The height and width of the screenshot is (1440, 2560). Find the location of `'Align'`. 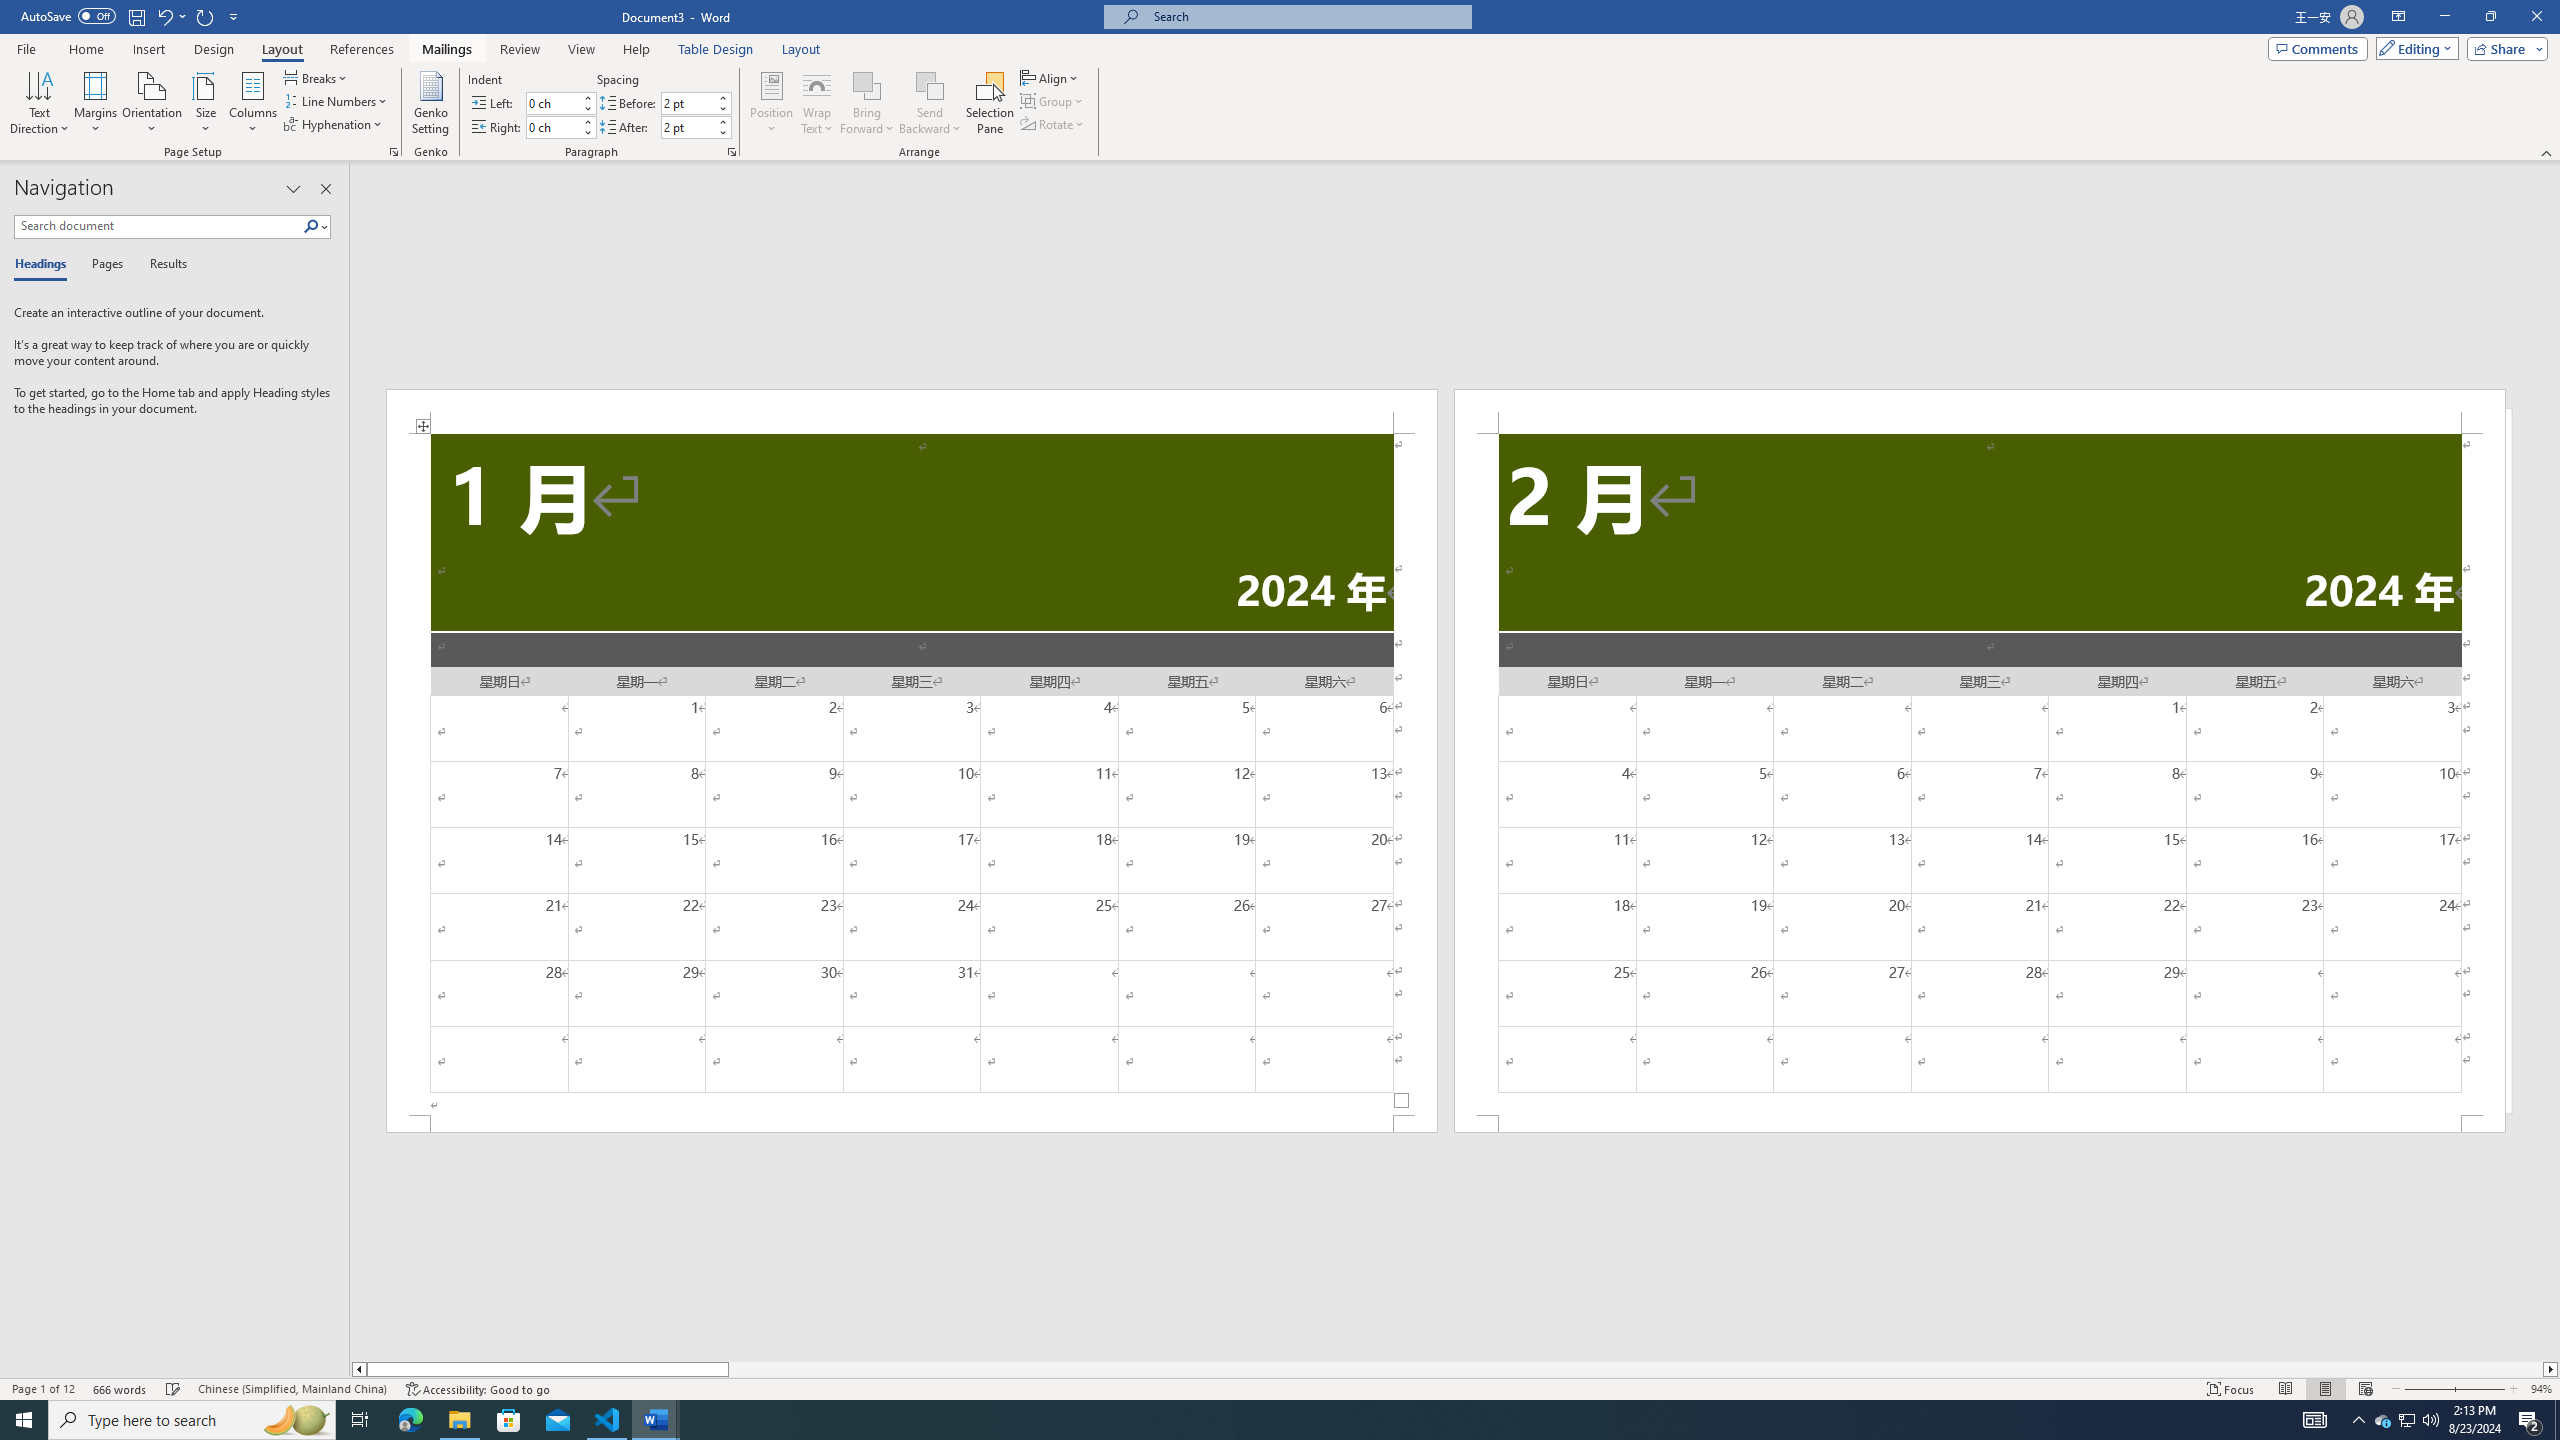

'Align' is located at coordinates (1049, 77).